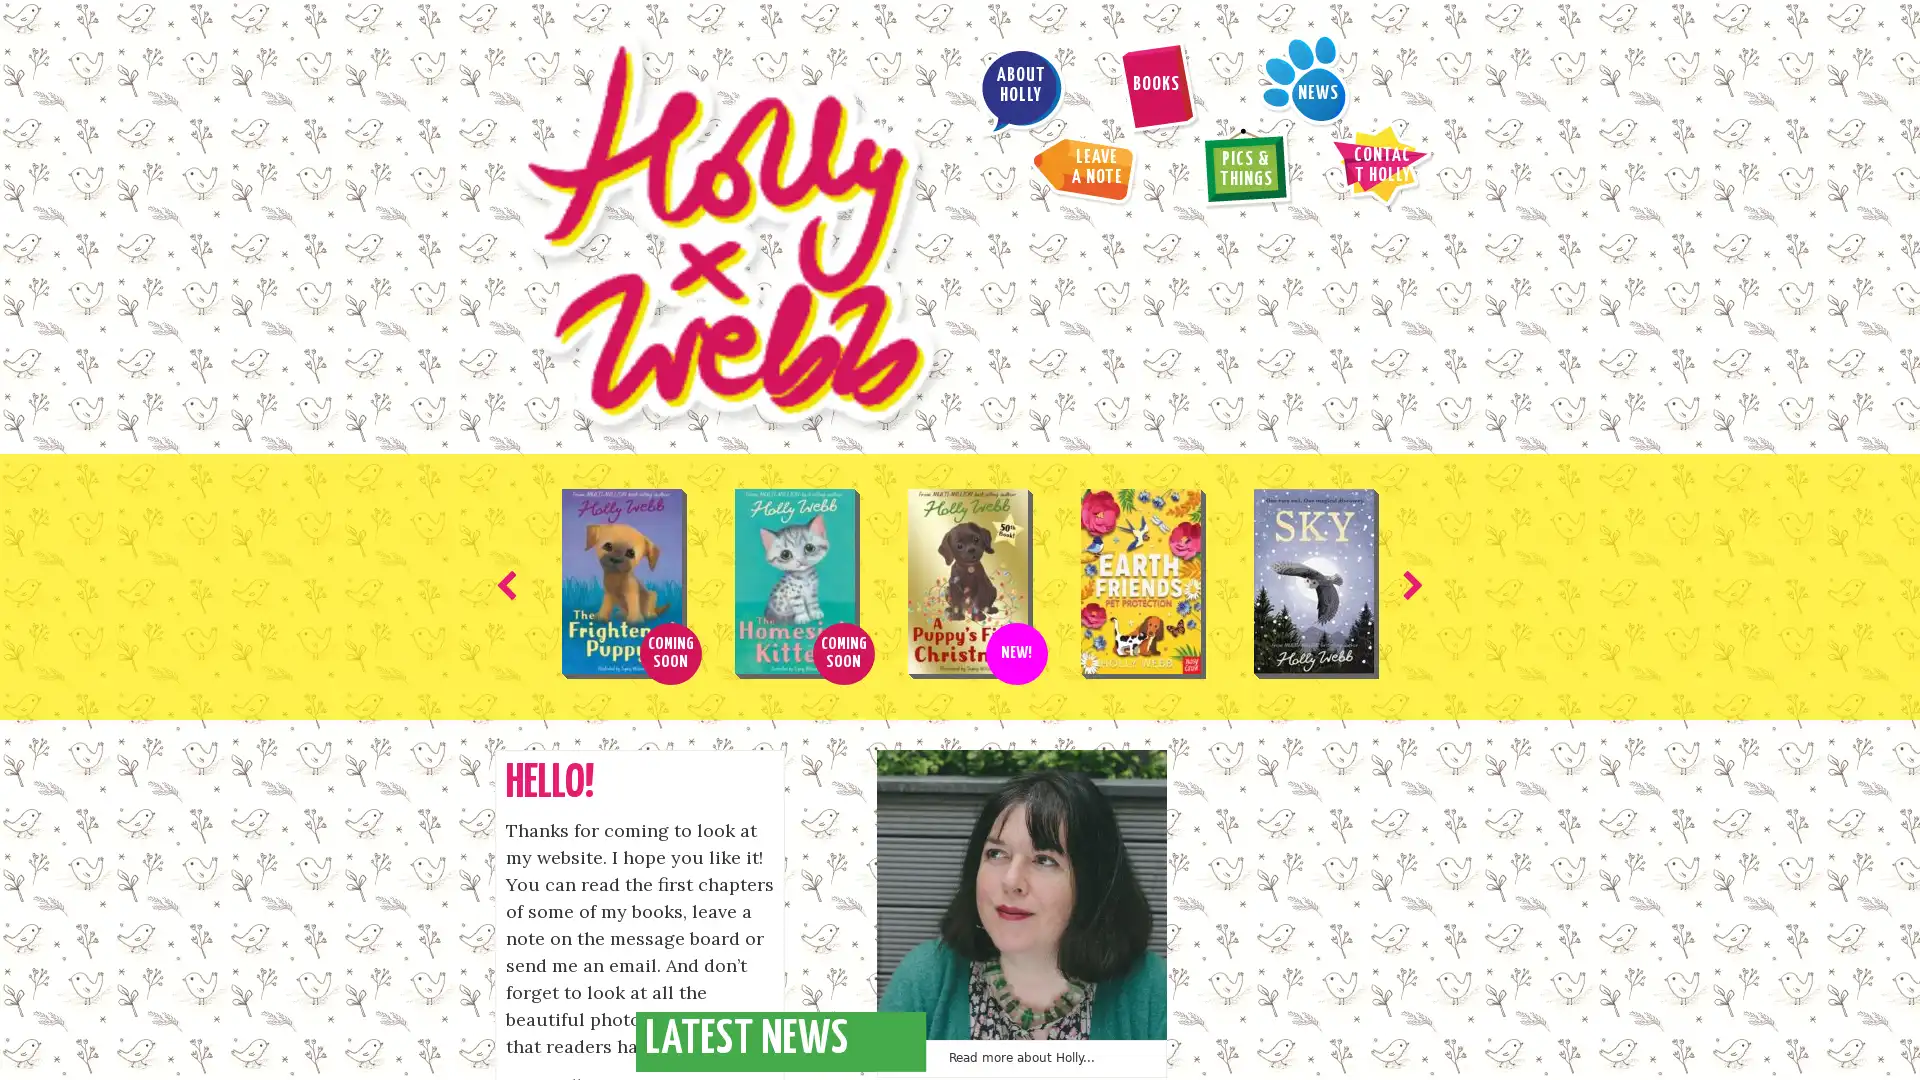 This screenshot has height=1080, width=1920. What do you see at coordinates (840, 1014) in the screenshot?
I see `Previous` at bounding box center [840, 1014].